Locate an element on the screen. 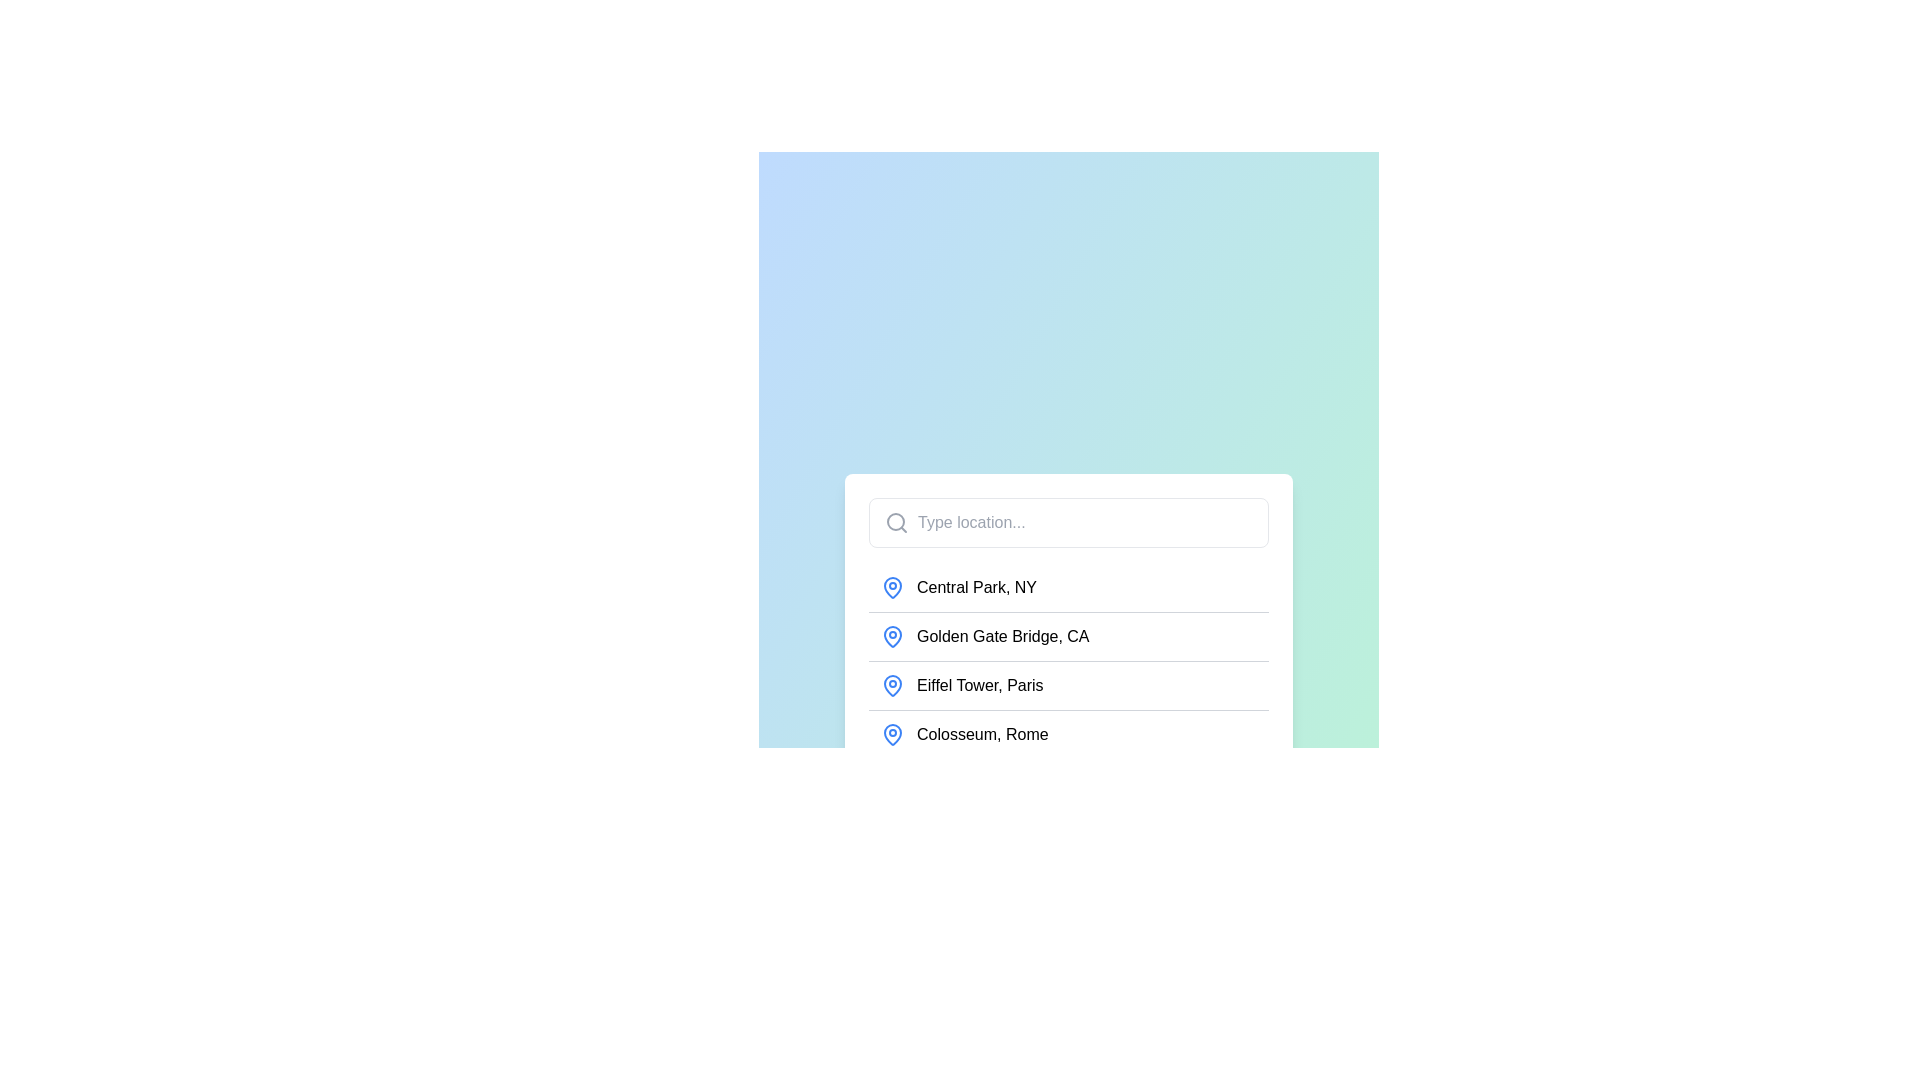 This screenshot has height=1080, width=1920. the SVG map pin icon component associated with the location entry 'Eiffel Tower, Paris' in the dropdown menu is located at coordinates (891, 684).